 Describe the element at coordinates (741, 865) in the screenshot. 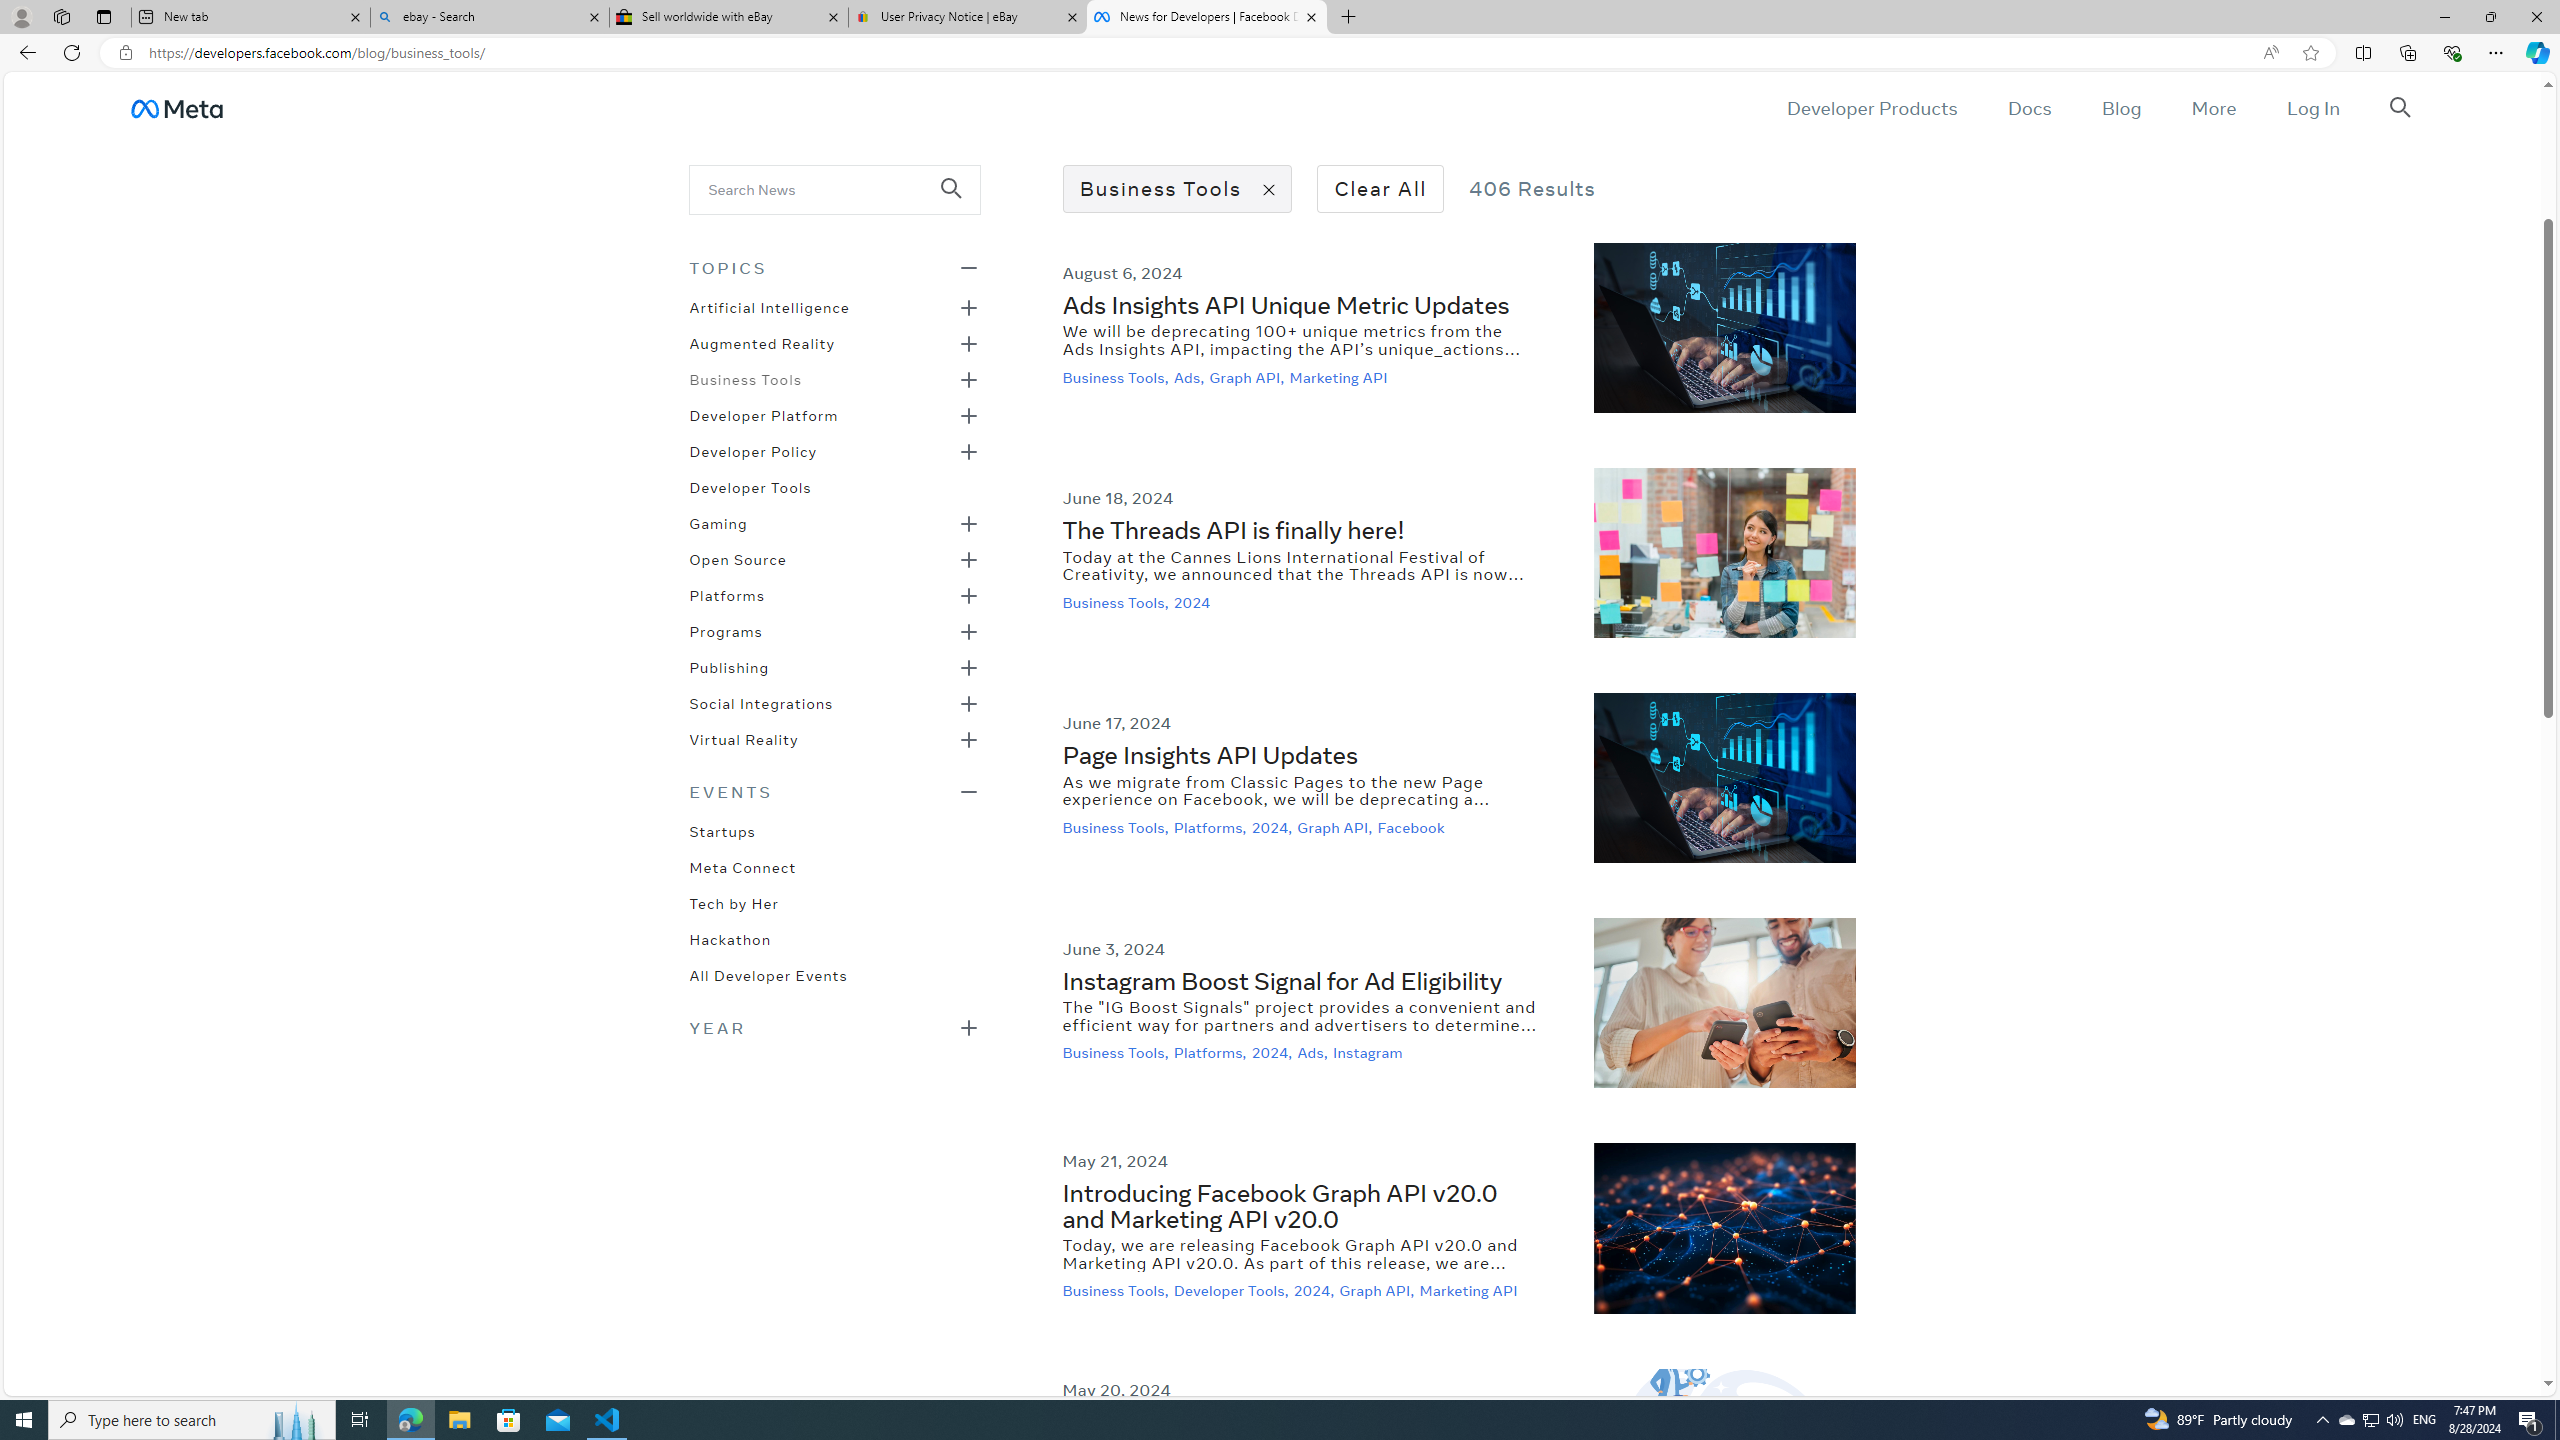

I see `'Meta Connect'` at that location.